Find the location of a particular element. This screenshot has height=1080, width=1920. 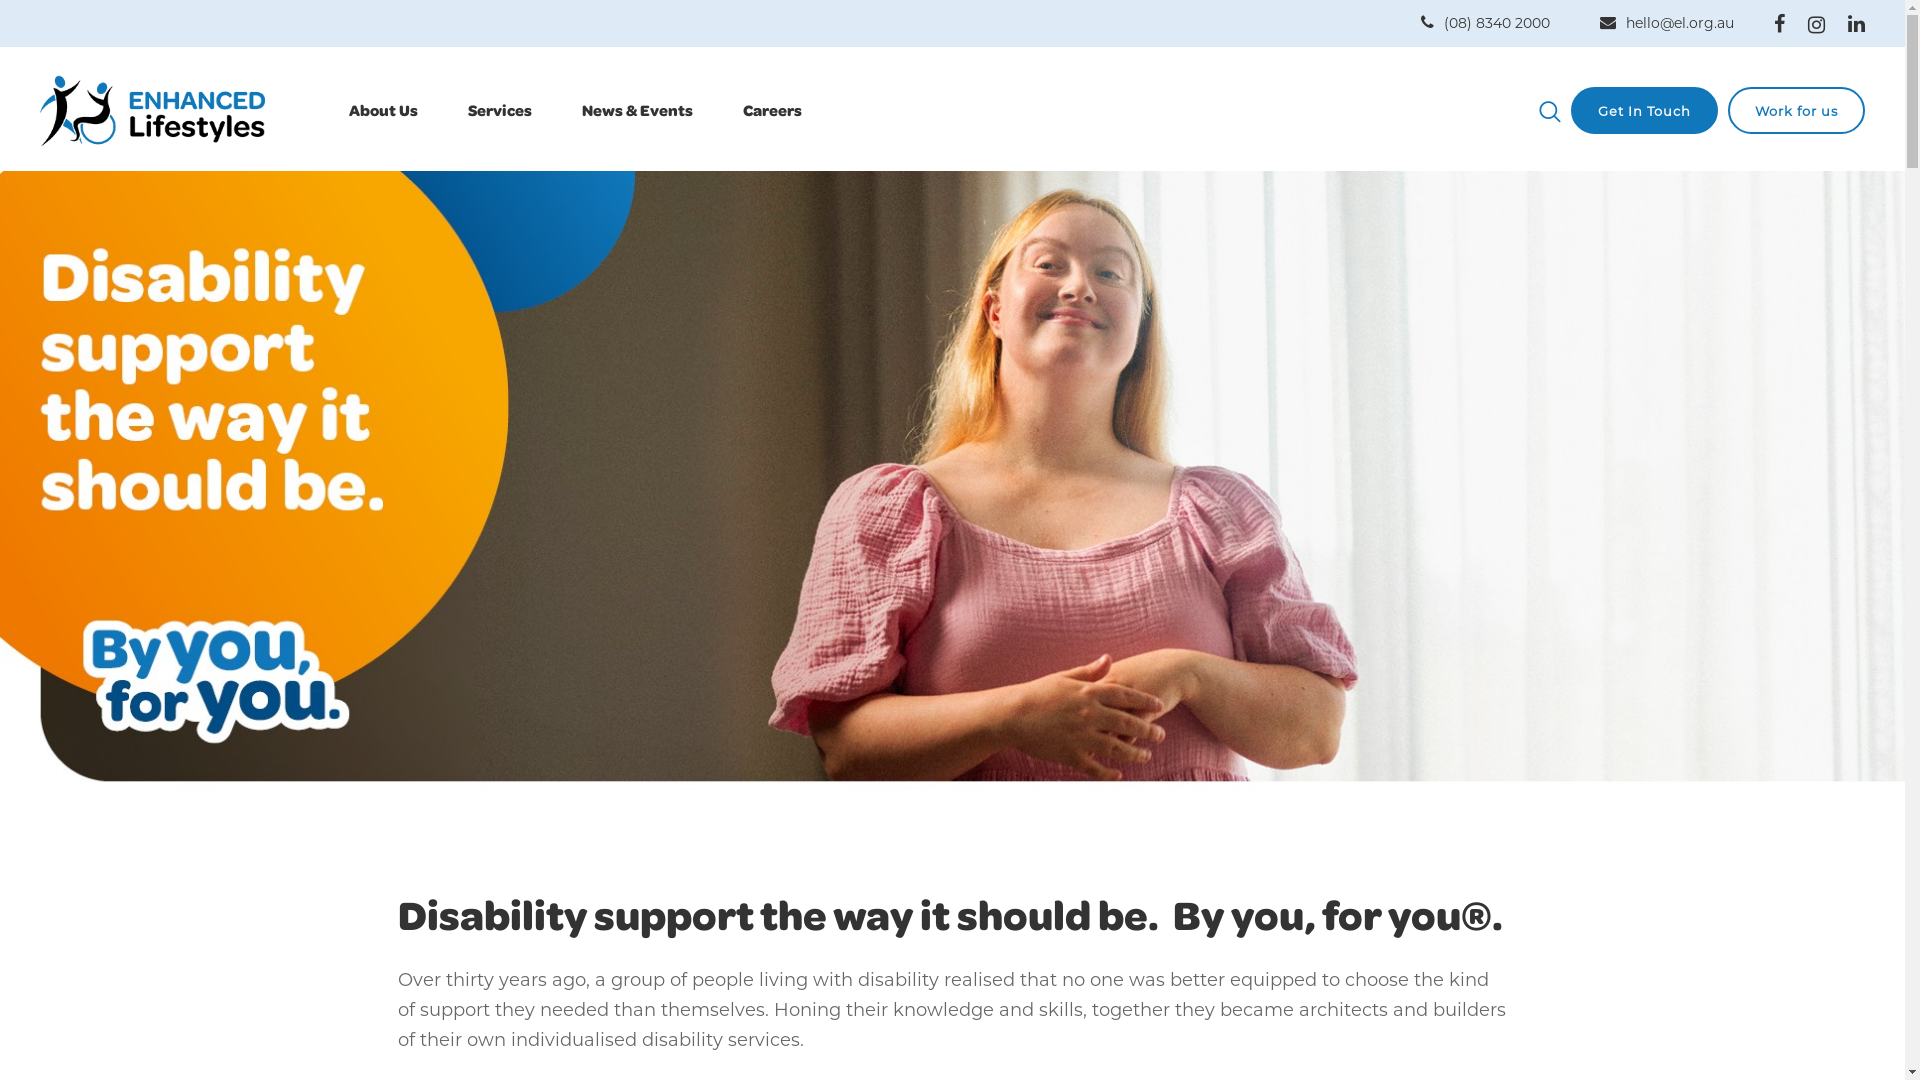

'Click here to search' is located at coordinates (1549, 111).